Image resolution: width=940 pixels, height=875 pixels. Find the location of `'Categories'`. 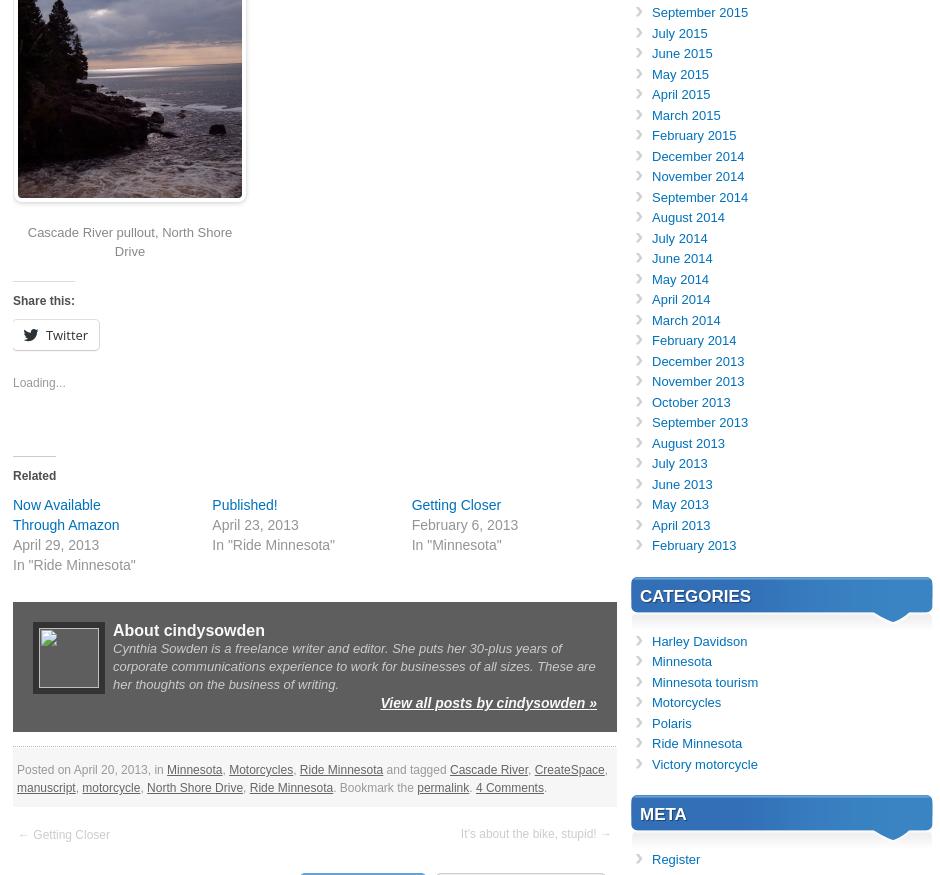

'Categories' is located at coordinates (694, 595).